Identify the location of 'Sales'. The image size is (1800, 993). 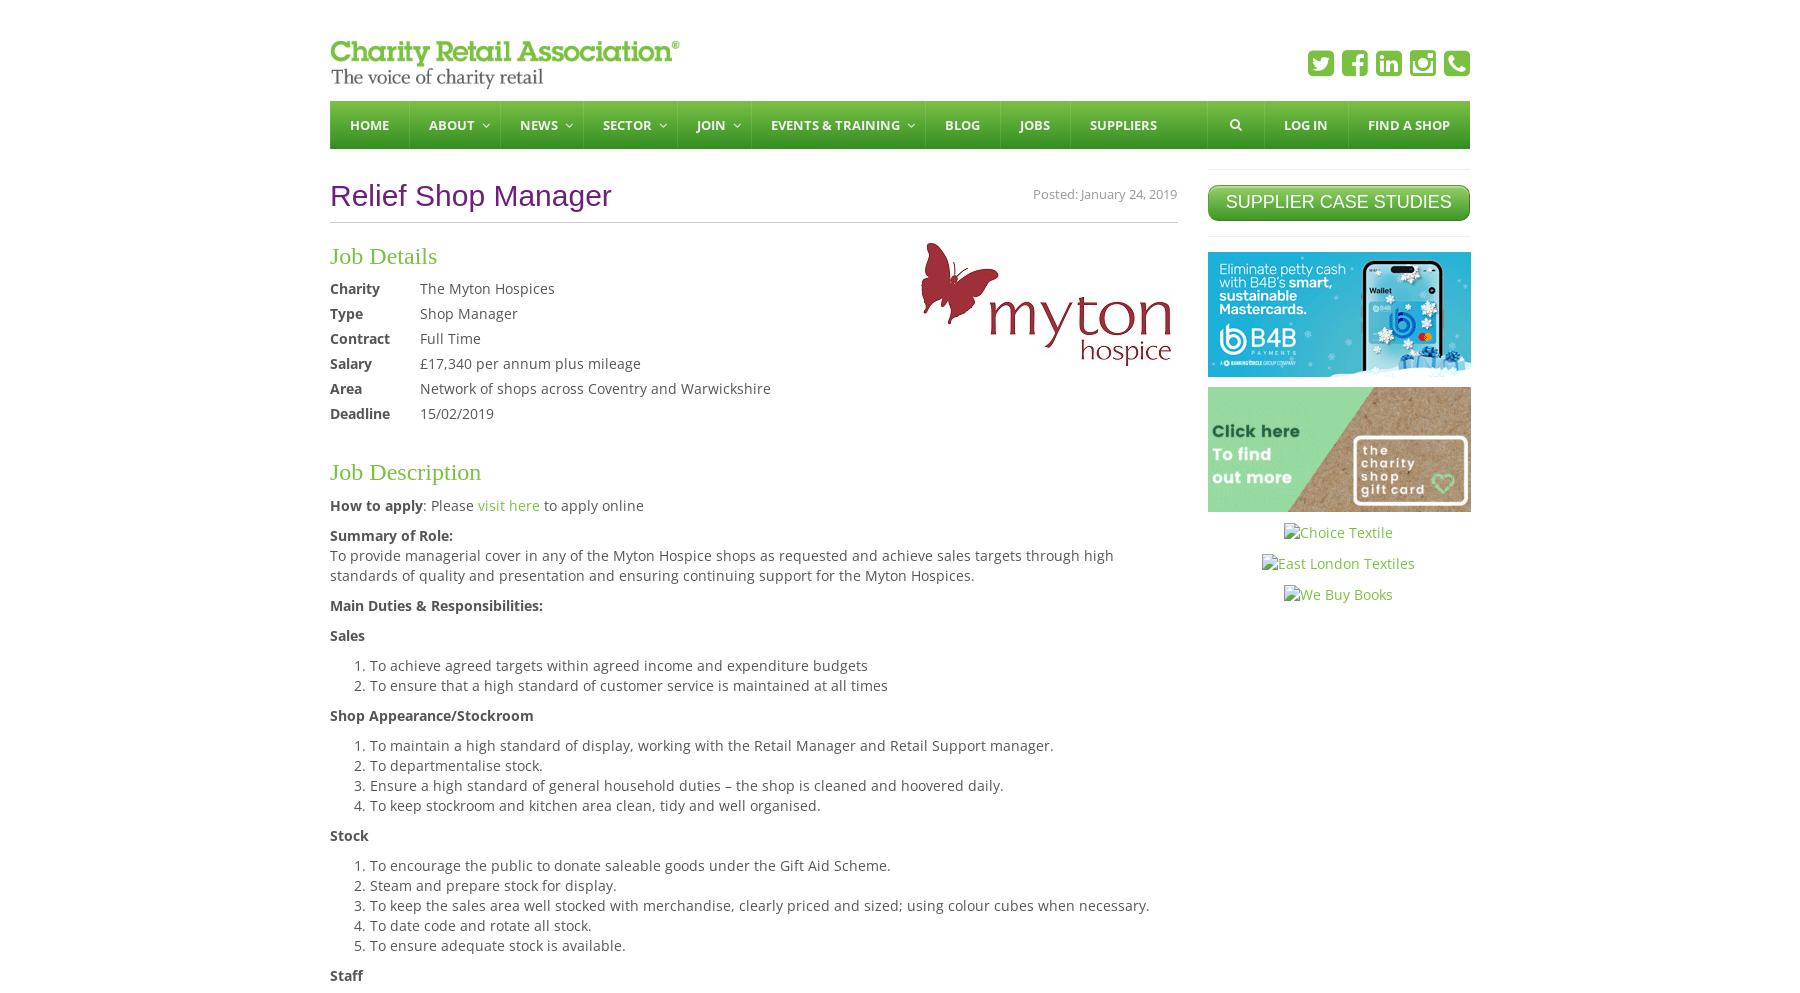
(347, 633).